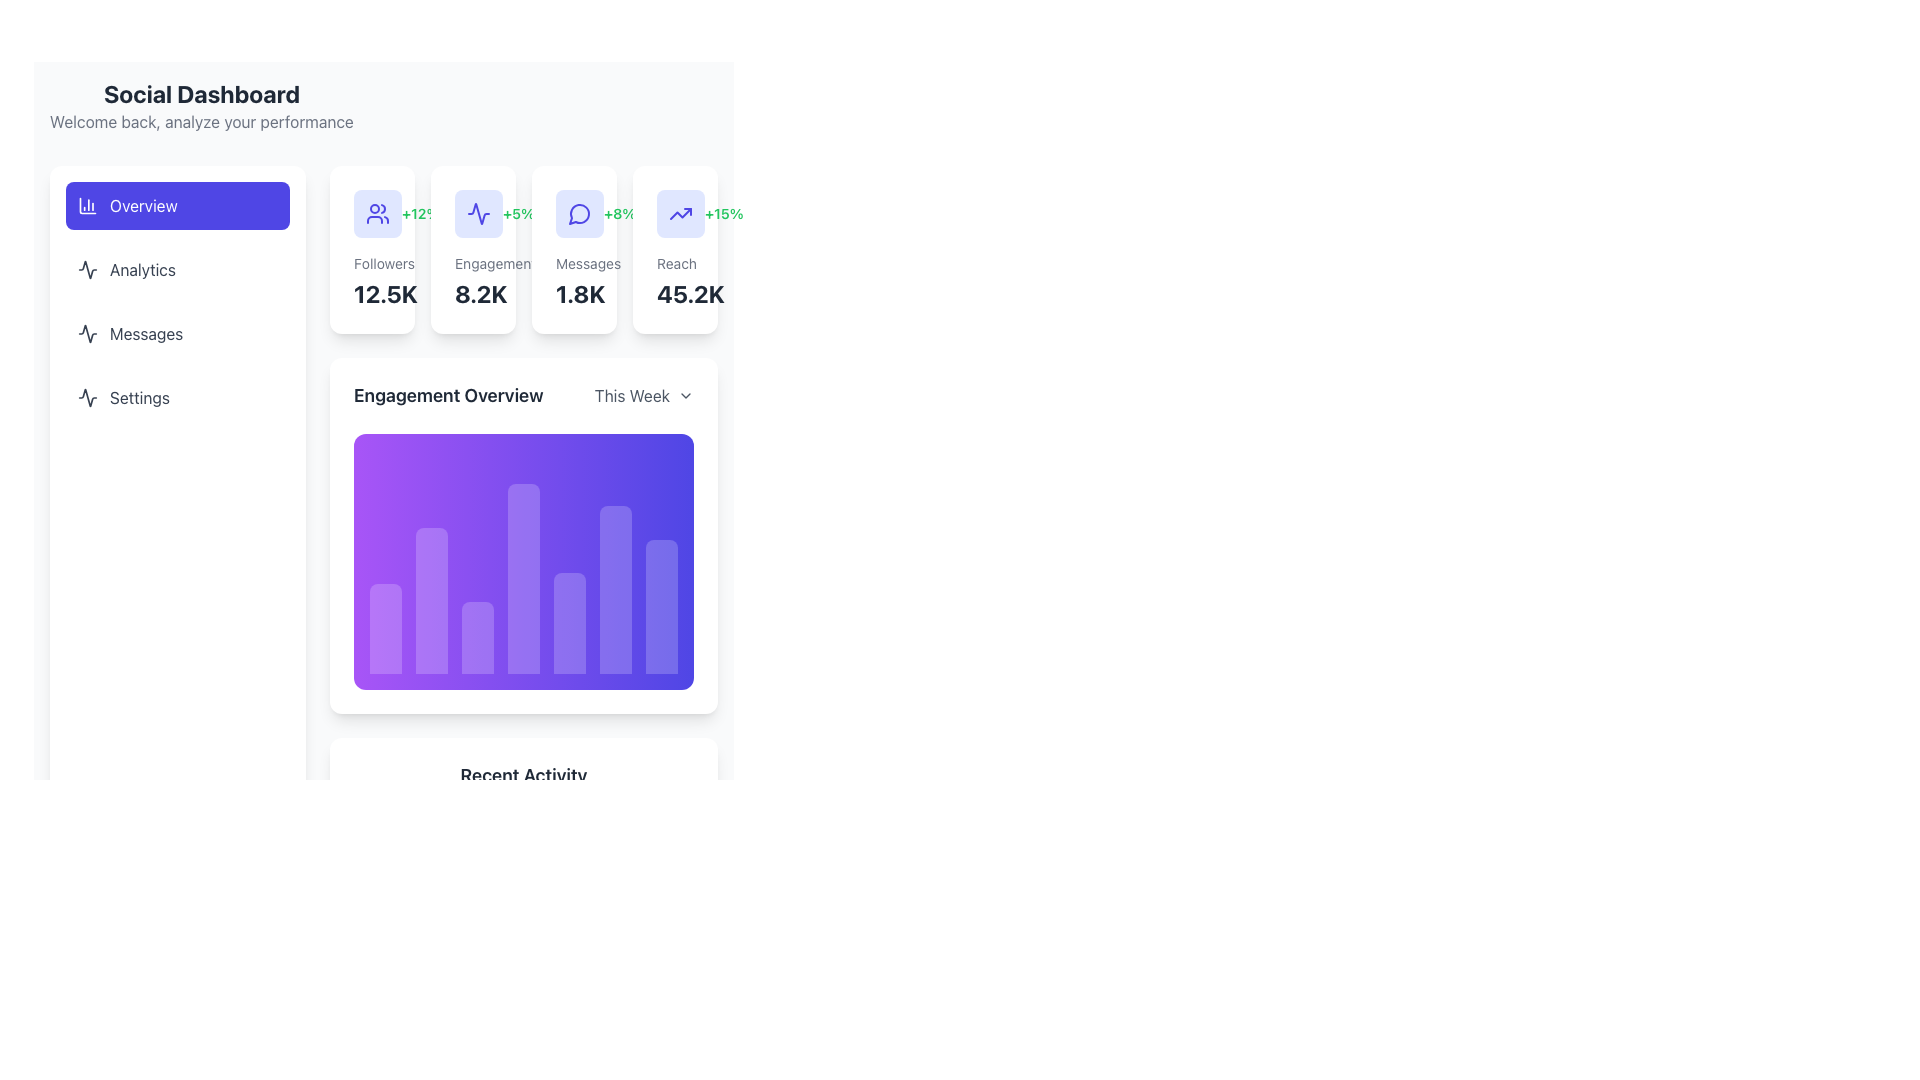 Image resolution: width=1920 pixels, height=1080 pixels. What do you see at coordinates (472, 262) in the screenshot?
I see `the static text label indicating the 'Engagement' metric, which is located in the second card of a horizontal series of four cards on the dashboard, positioned above the value '8.2K'` at bounding box center [472, 262].